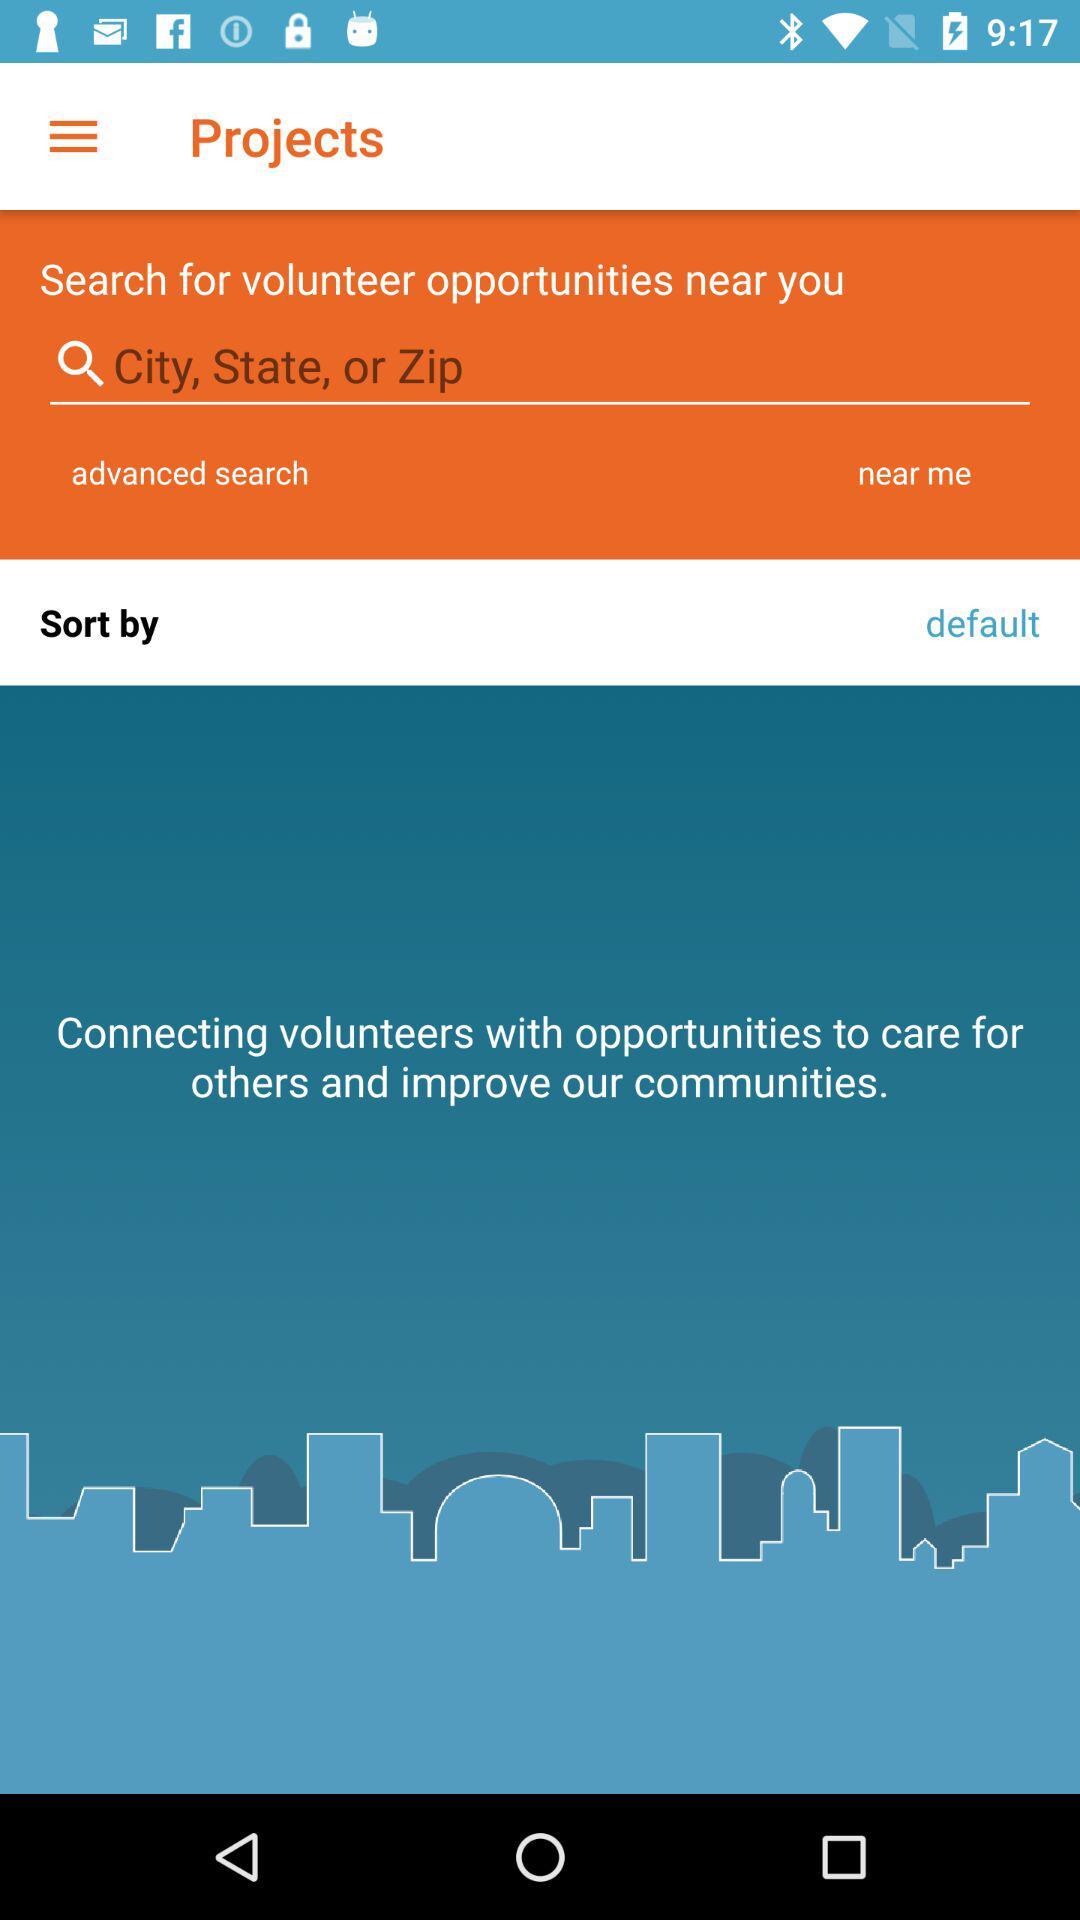 This screenshot has width=1080, height=1920. I want to click on the icon to the right of the advanced search item, so click(914, 471).